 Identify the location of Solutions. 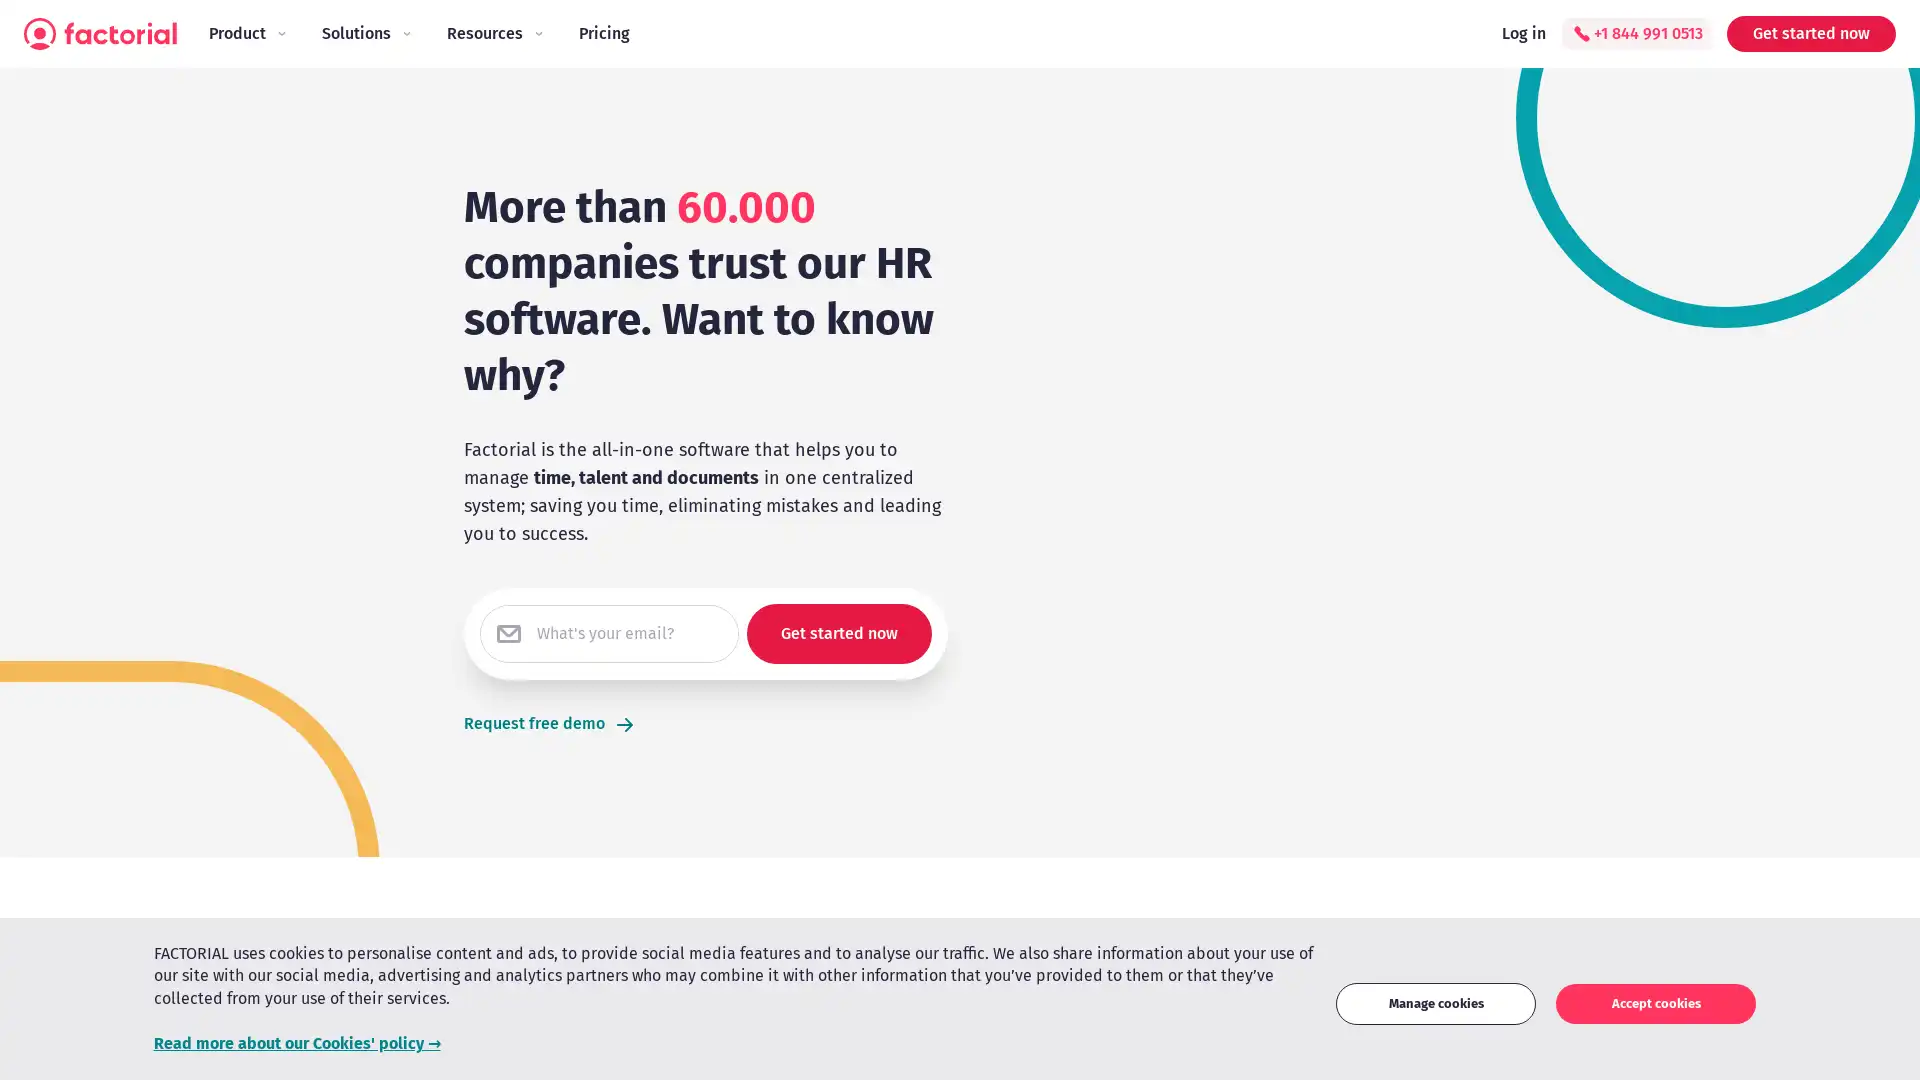
(368, 34).